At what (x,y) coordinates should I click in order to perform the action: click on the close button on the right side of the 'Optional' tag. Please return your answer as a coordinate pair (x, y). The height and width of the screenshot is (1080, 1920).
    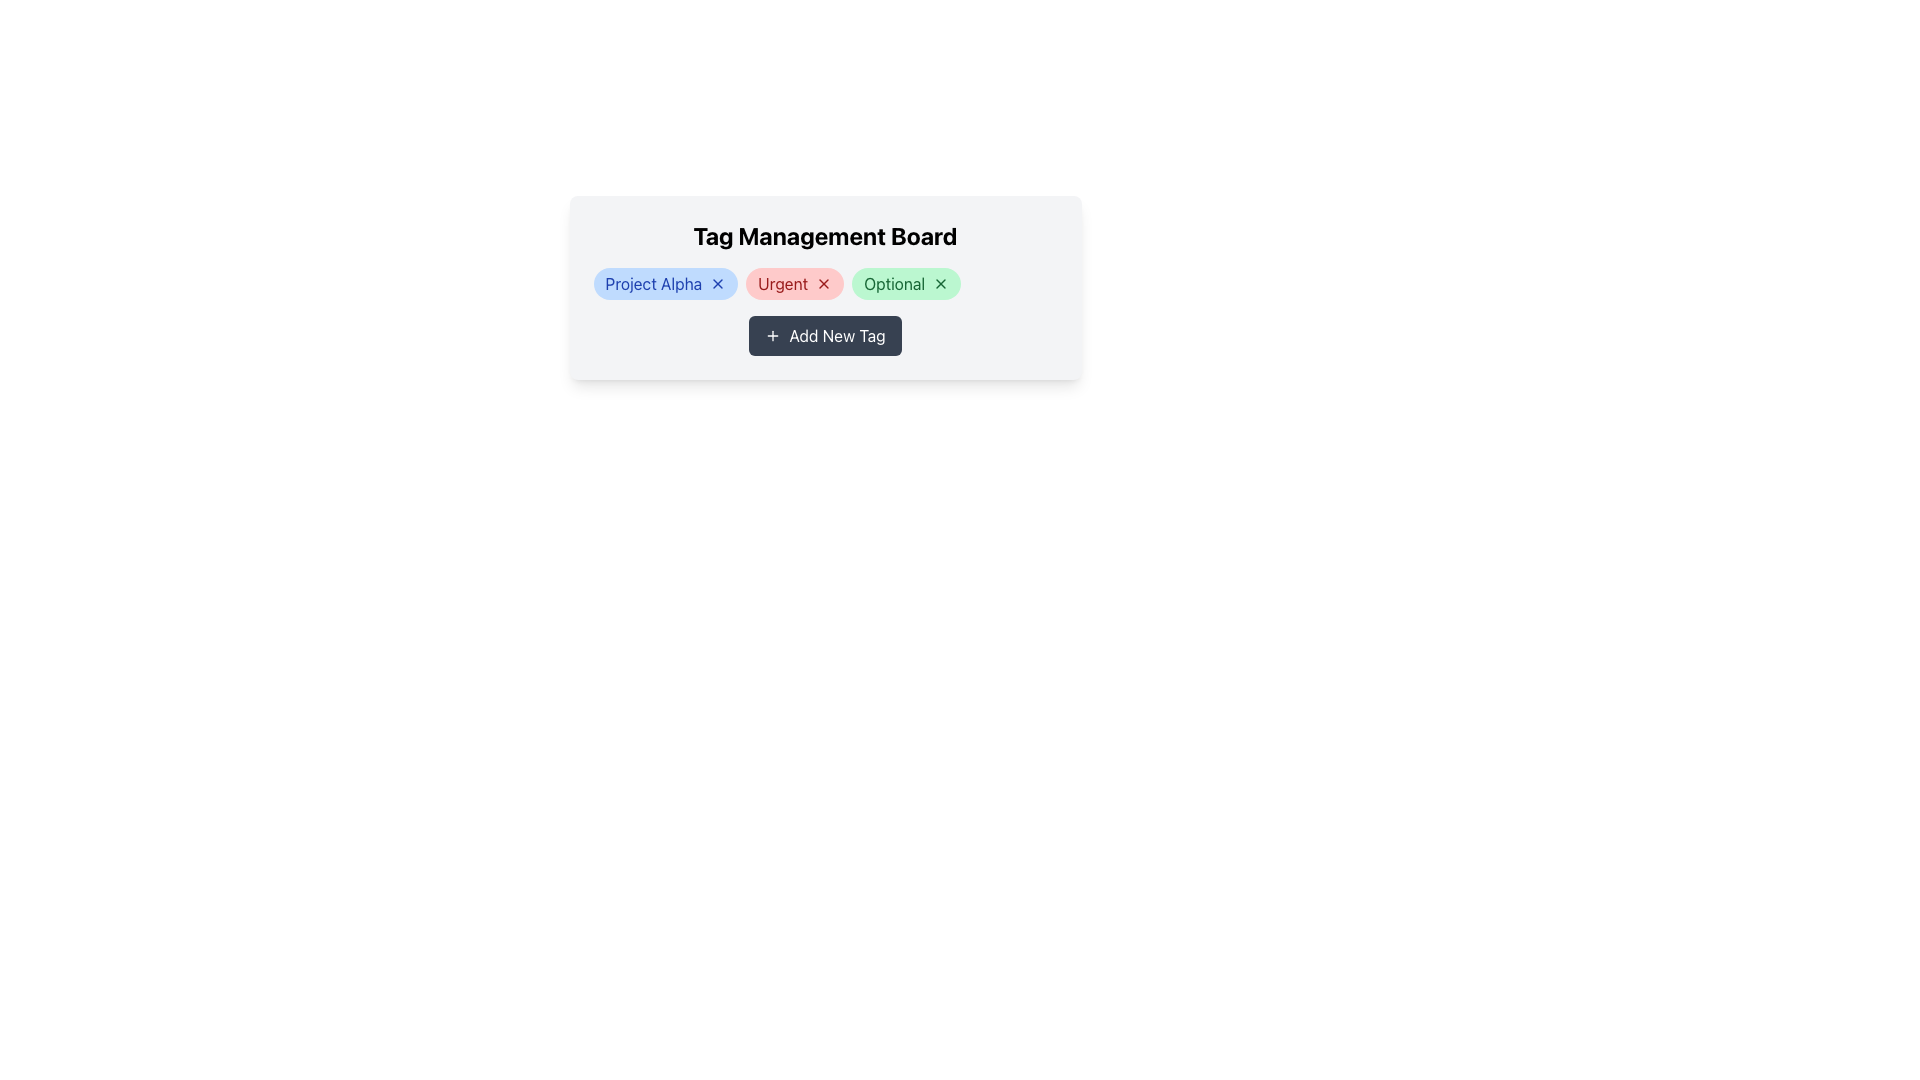
    Looking at the image, I should click on (939, 284).